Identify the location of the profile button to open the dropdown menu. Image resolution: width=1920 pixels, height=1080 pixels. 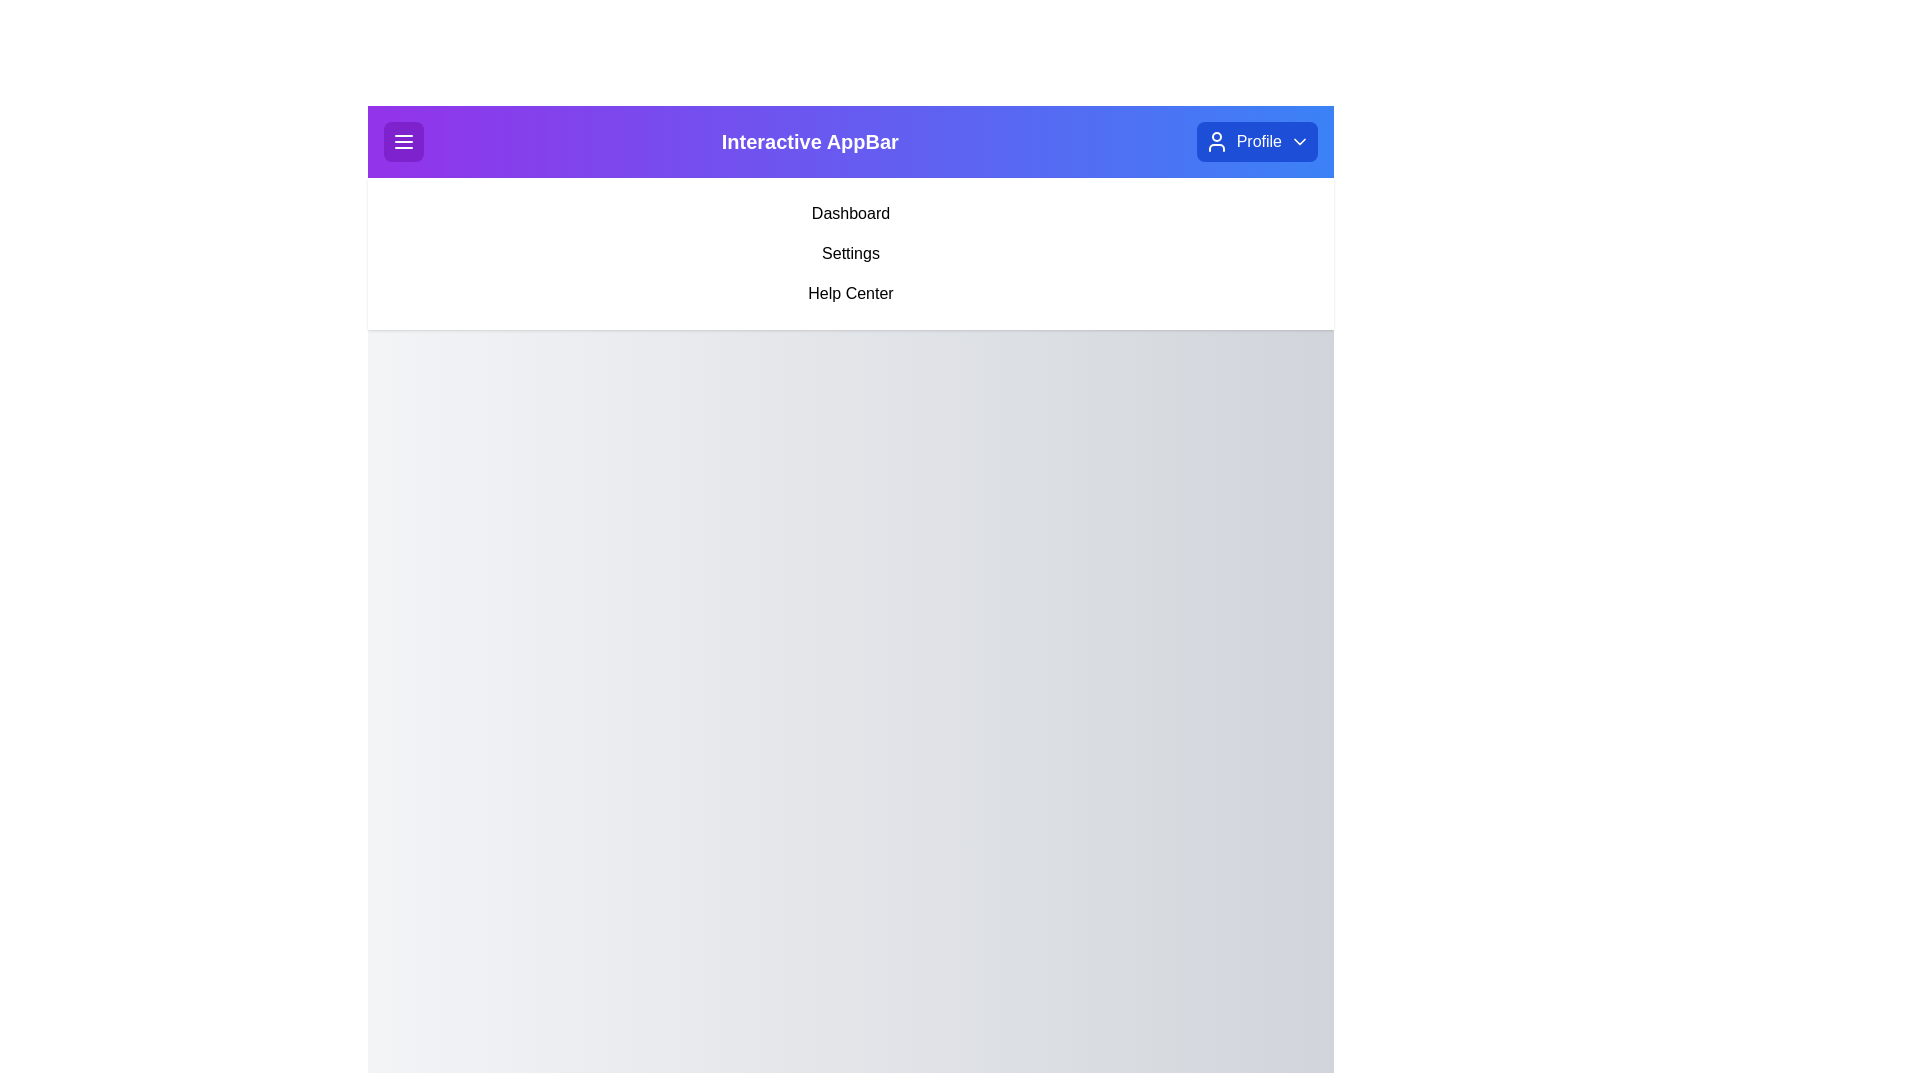
(1256, 141).